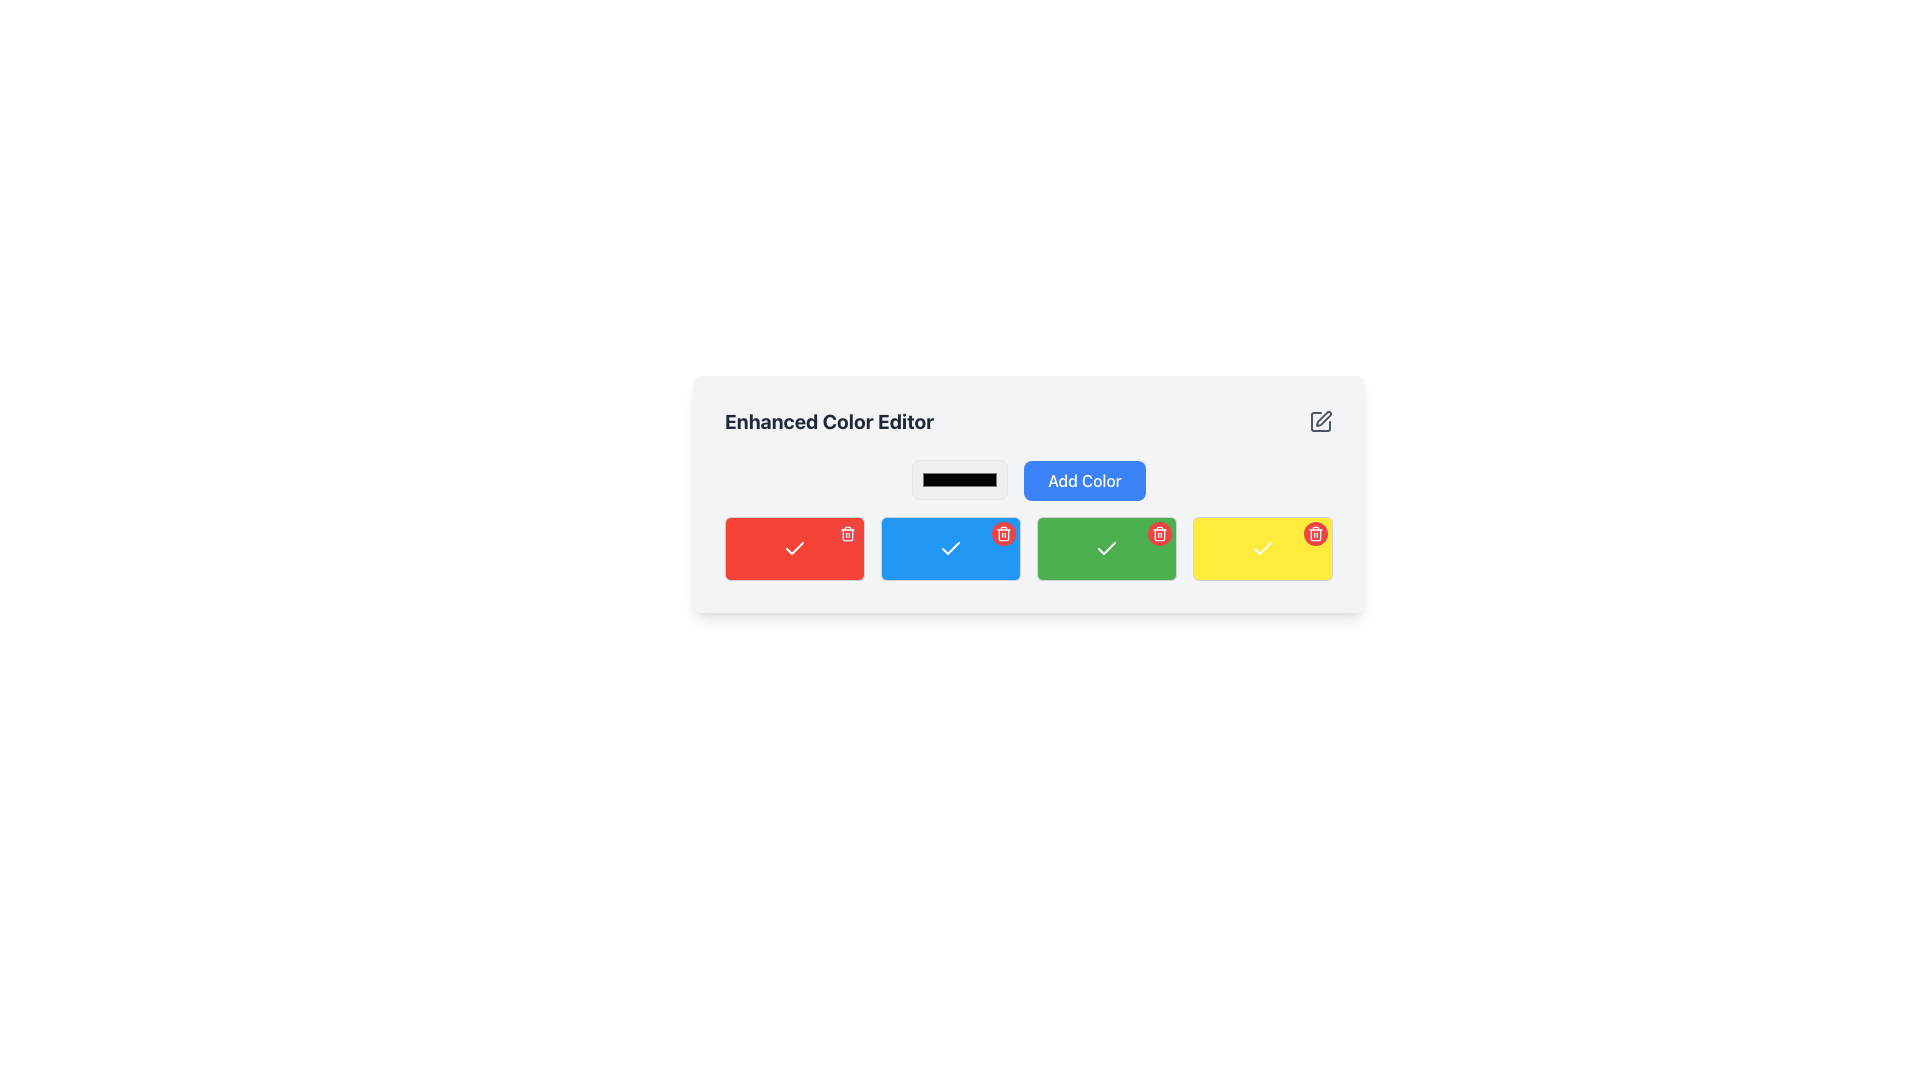 This screenshot has width=1920, height=1080. What do you see at coordinates (1261, 548) in the screenshot?
I see `the status indicator icon that visually indicates a 'checked' or 'selected' state, located in the fourth yellow block from the left` at bounding box center [1261, 548].